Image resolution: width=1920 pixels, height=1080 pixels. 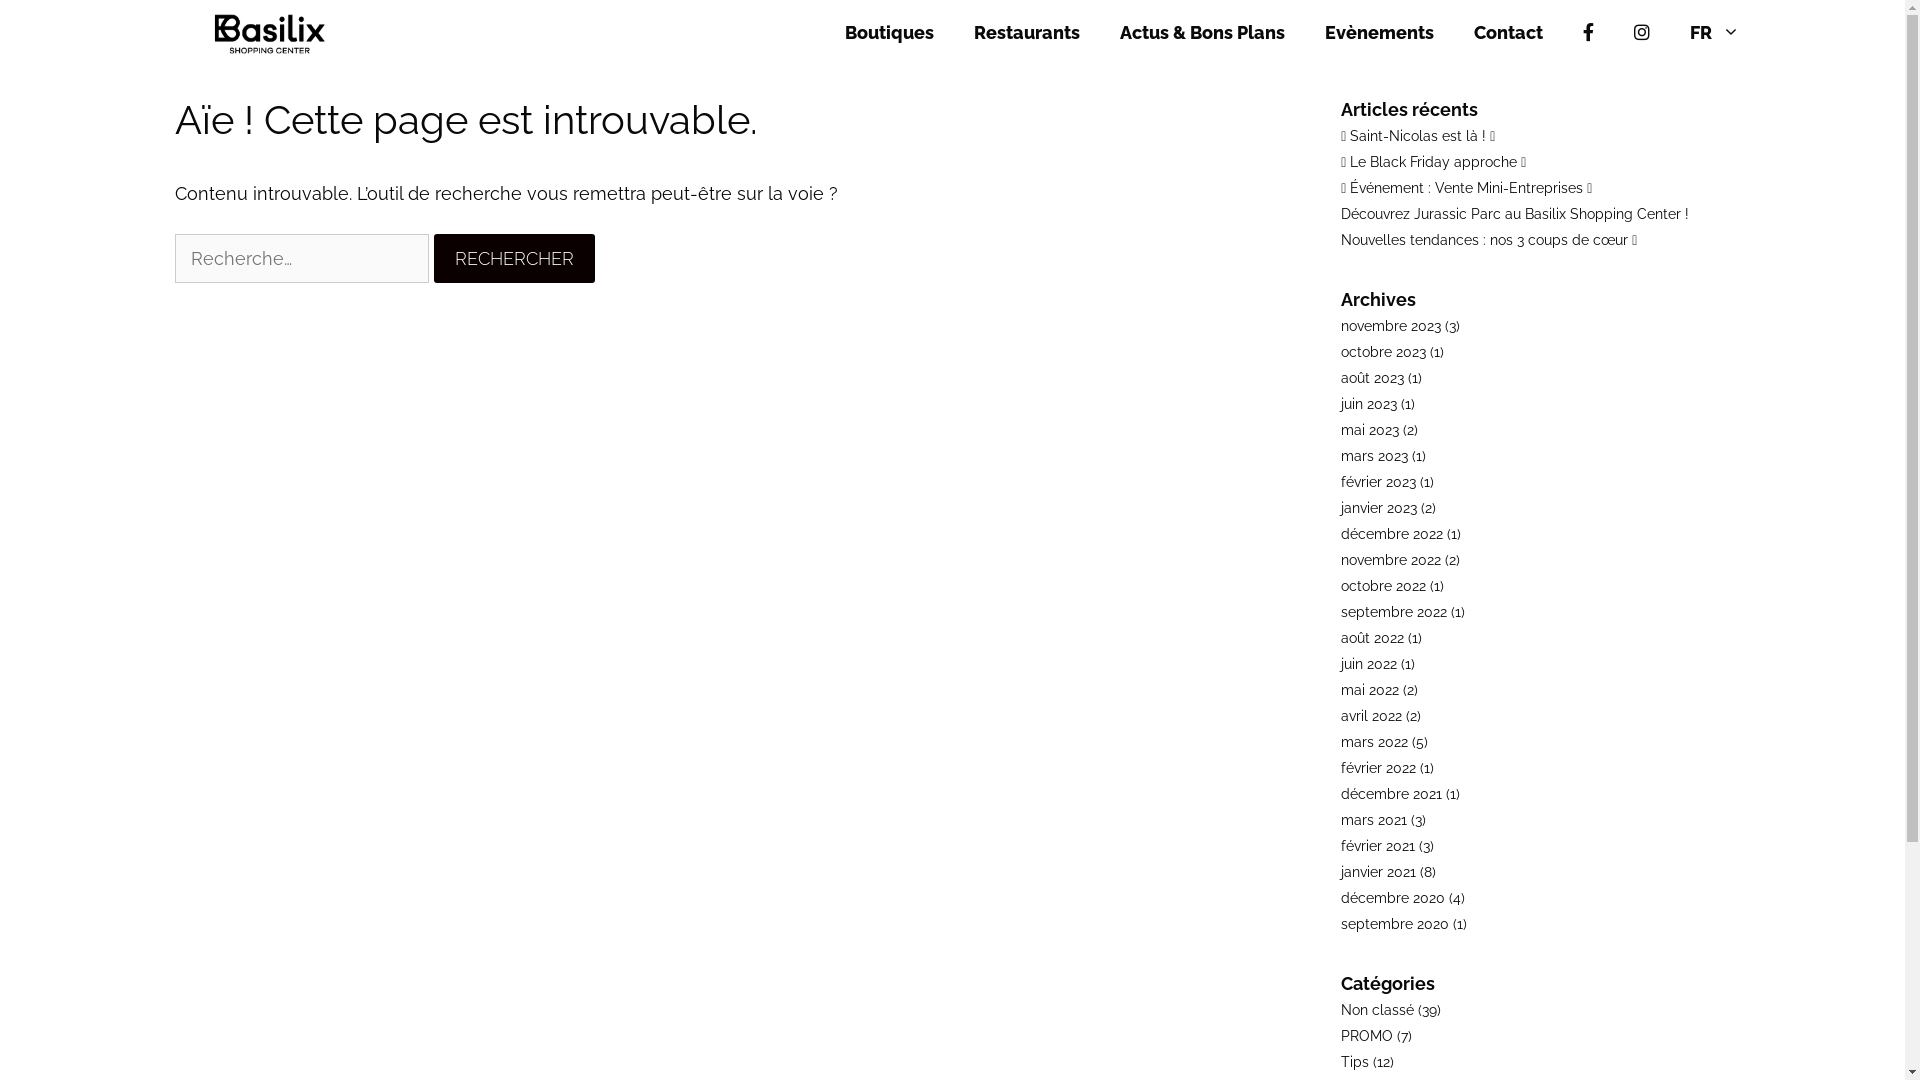 What do you see at coordinates (1377, 507) in the screenshot?
I see `'janvier 2023'` at bounding box center [1377, 507].